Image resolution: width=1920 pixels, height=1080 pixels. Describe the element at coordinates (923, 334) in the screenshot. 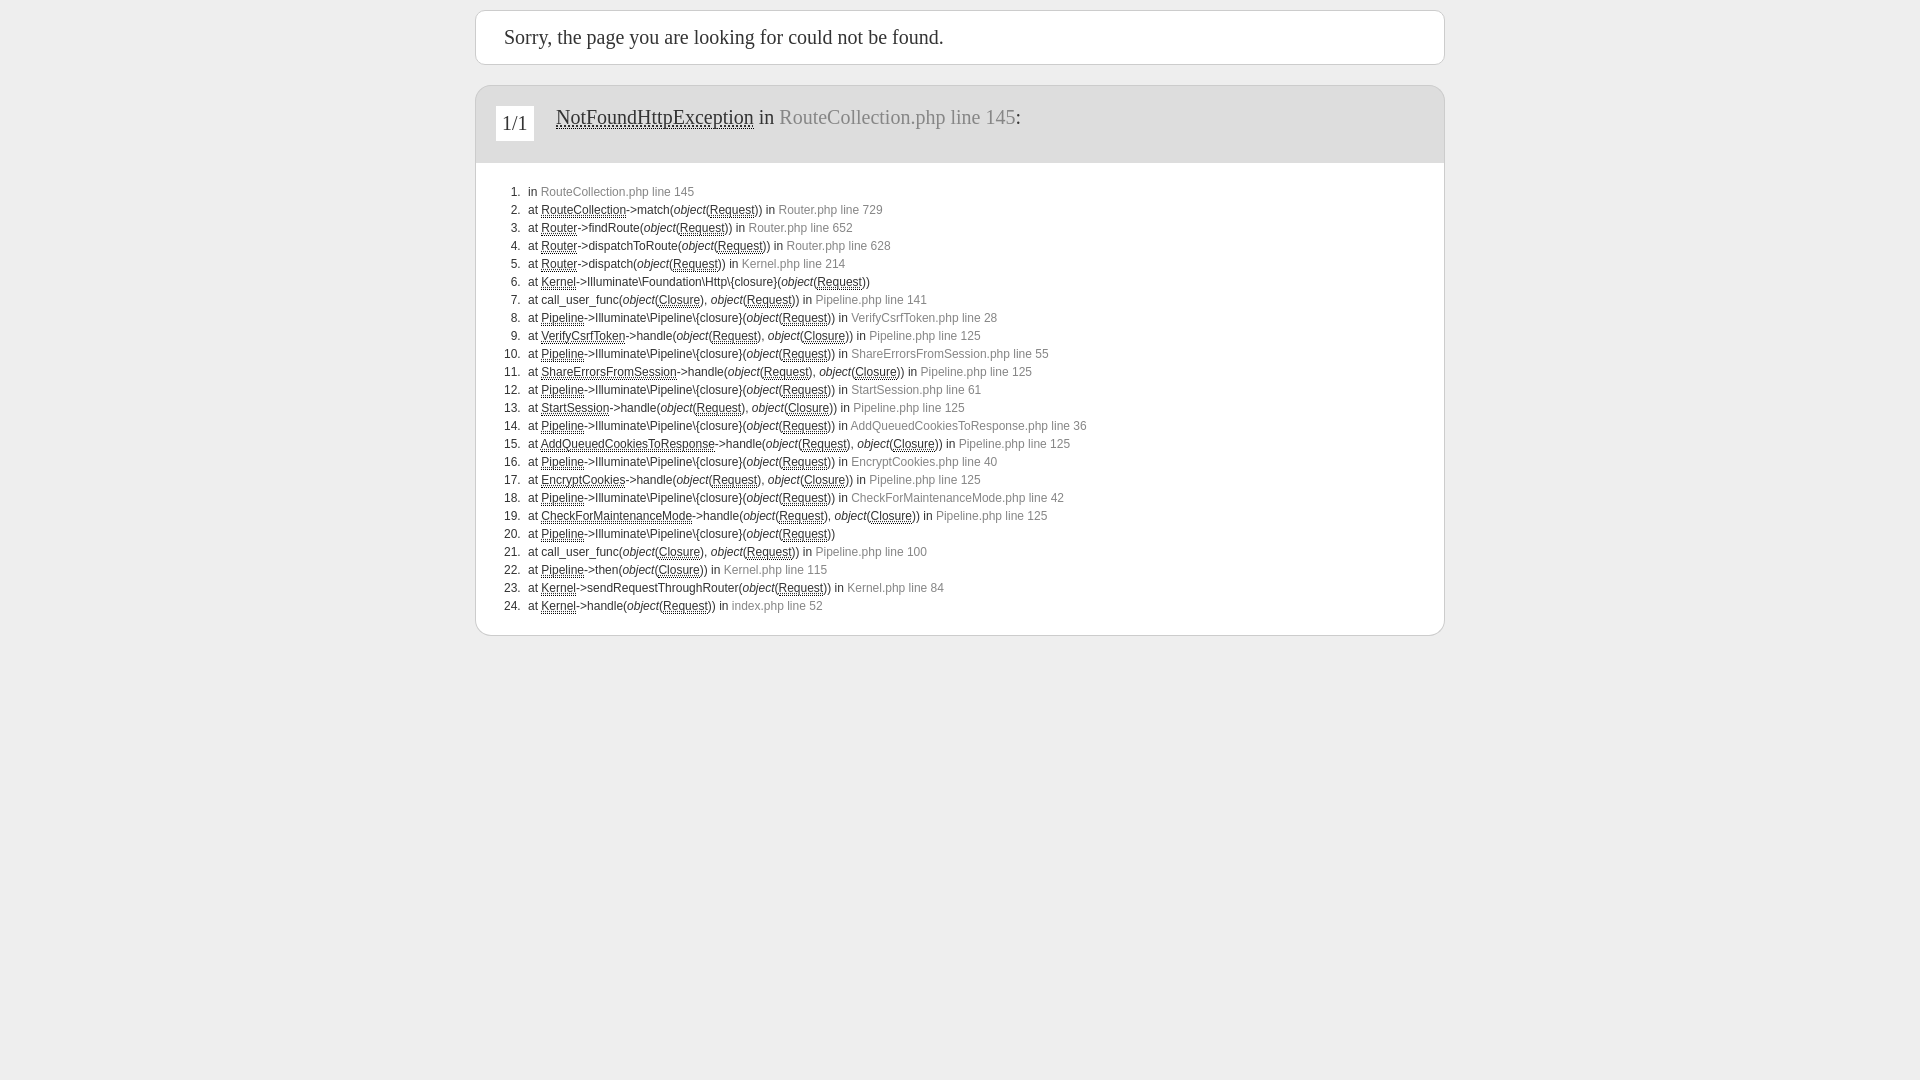

I see `'Pipeline.php line 125'` at that location.